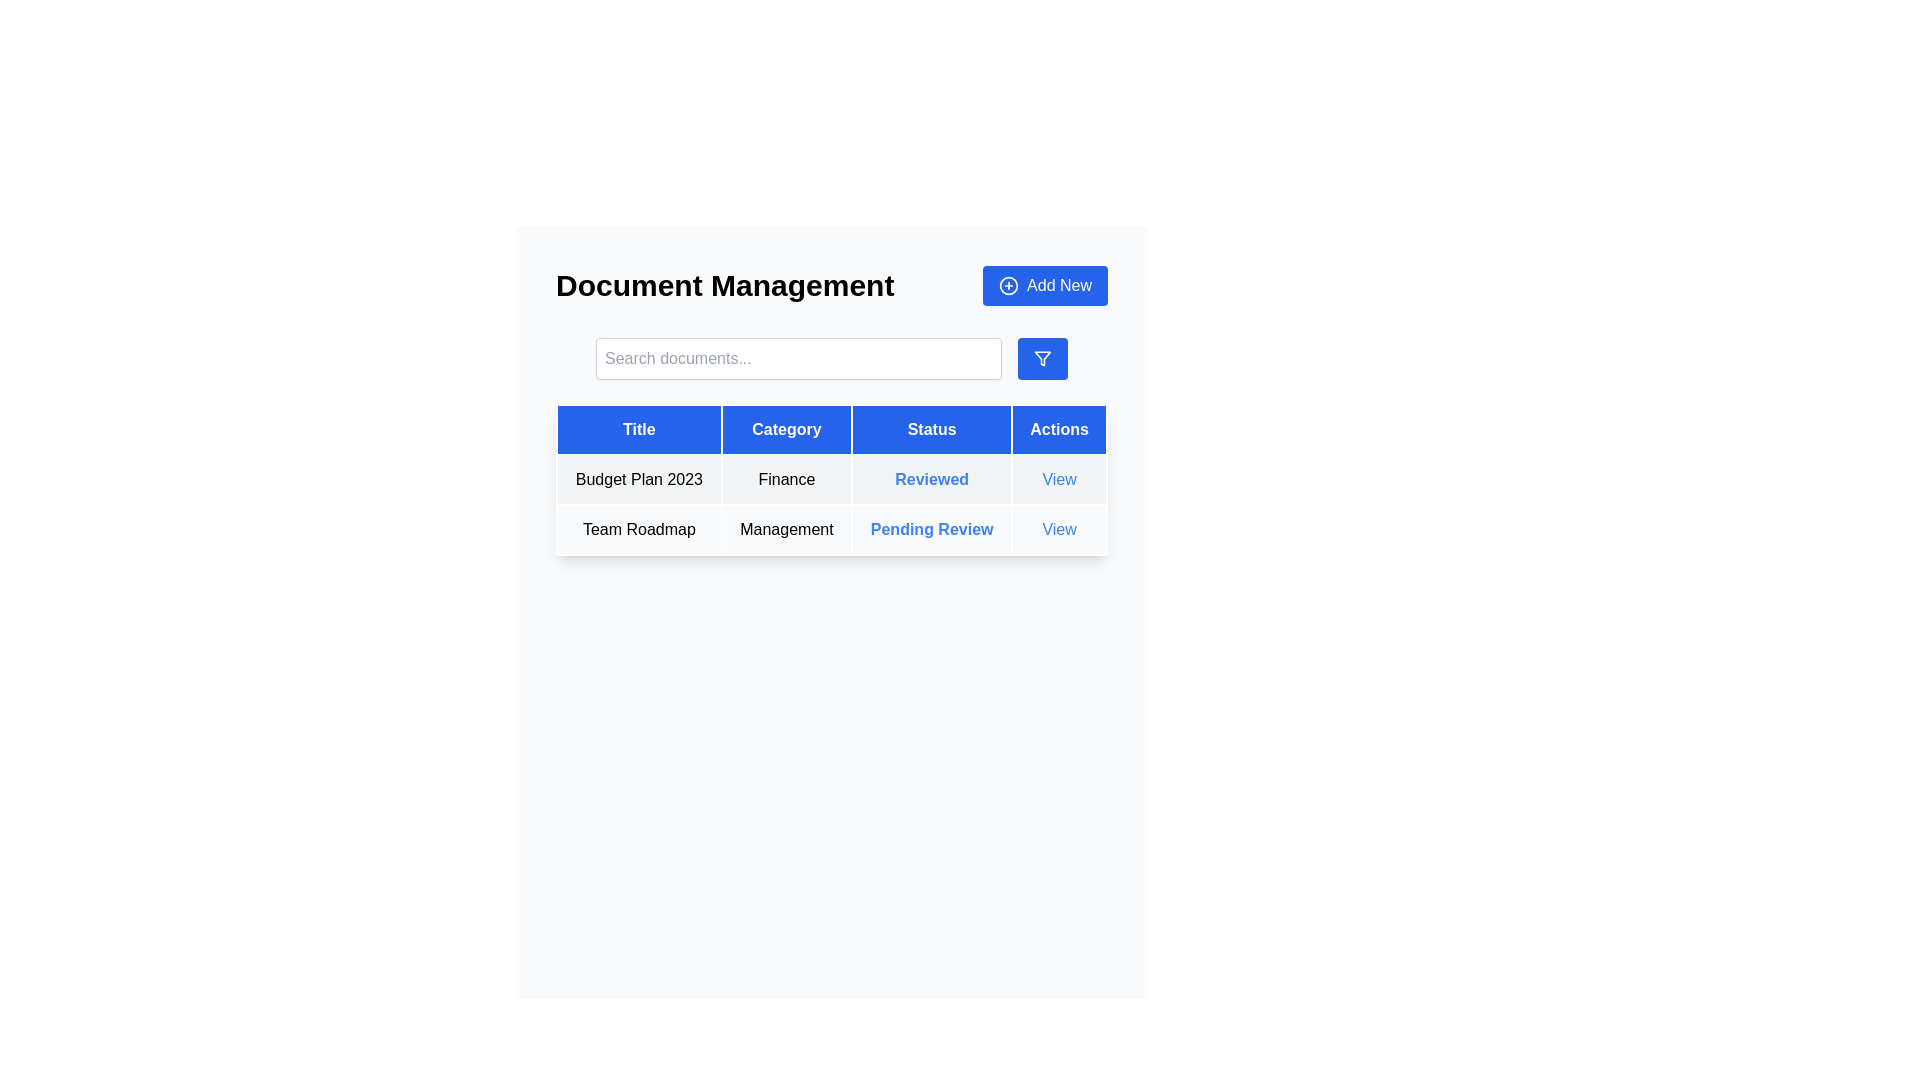  I want to click on the details of the icon representing a circle with a plus sign, located within the 'Add New' button in the top-right corner of the section, so click(1009, 285).